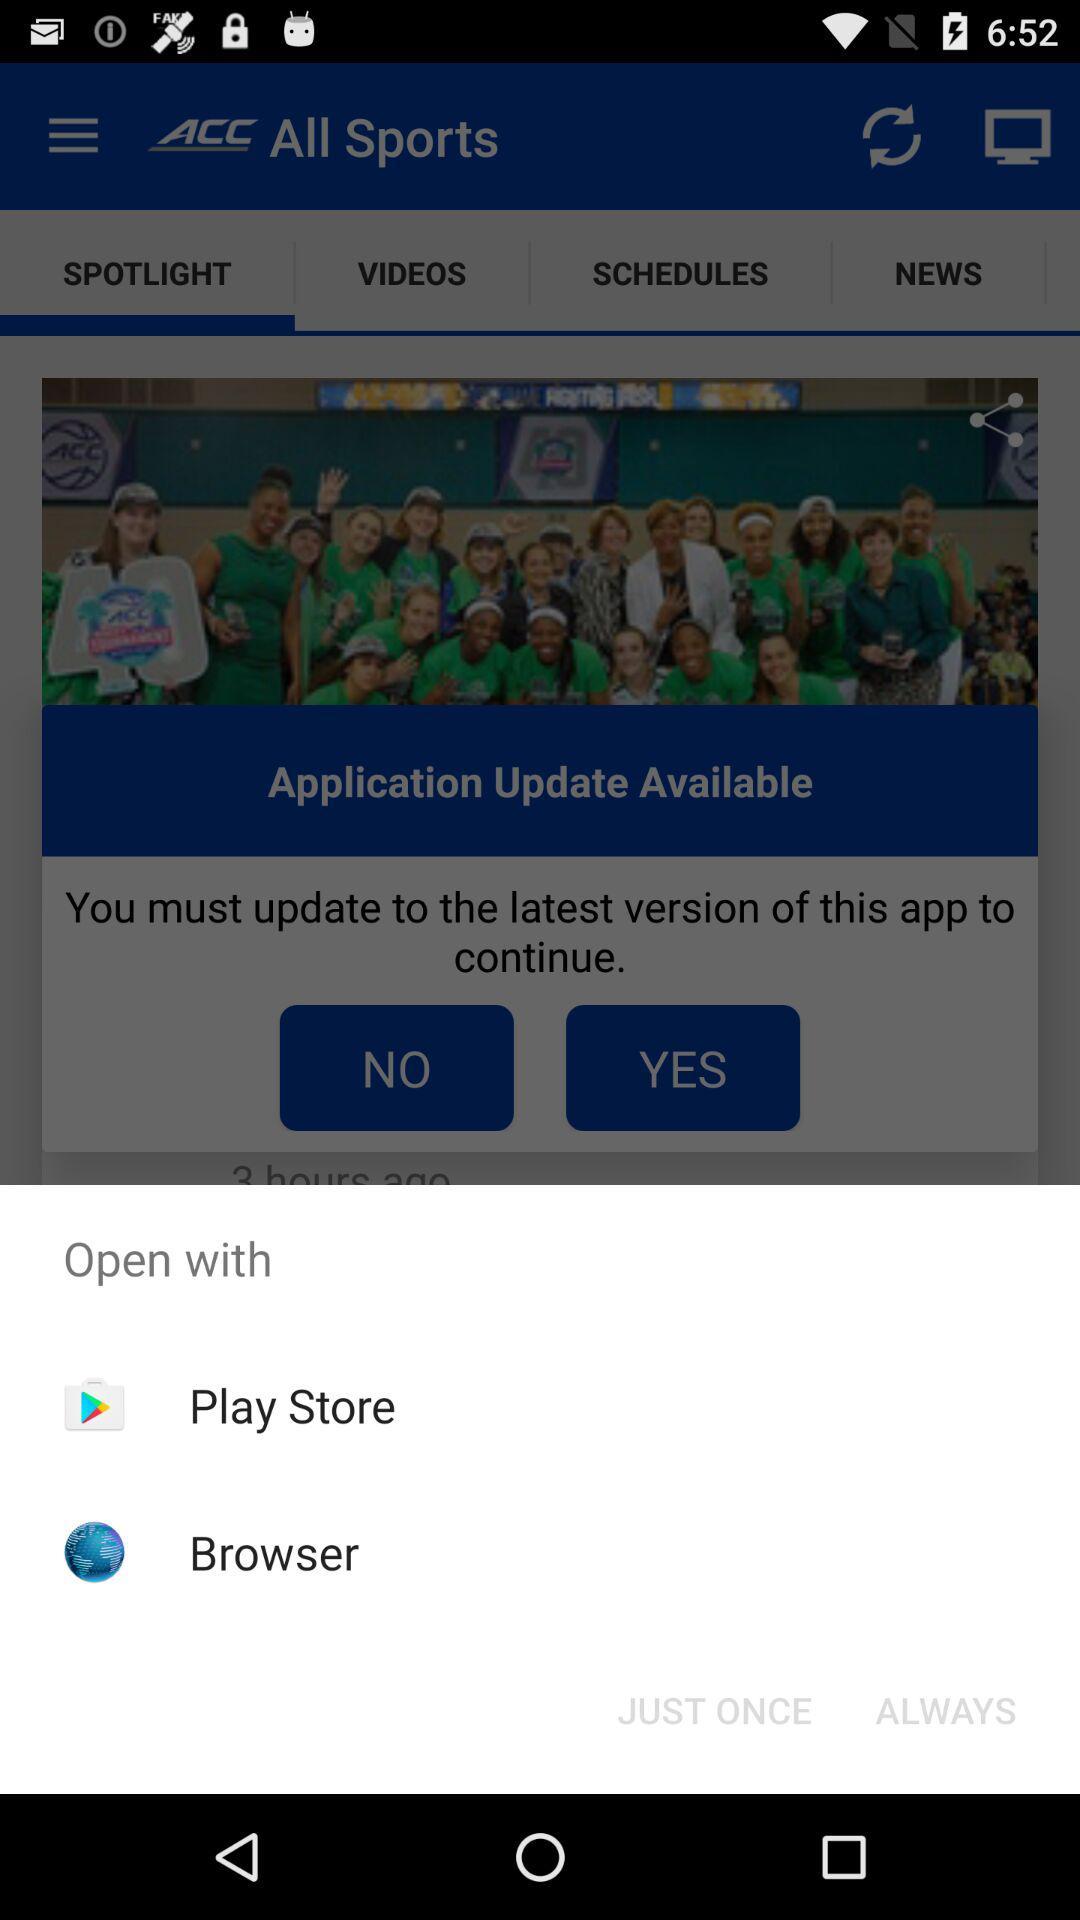 This screenshot has height=1920, width=1080. What do you see at coordinates (945, 1708) in the screenshot?
I see `the always icon` at bounding box center [945, 1708].